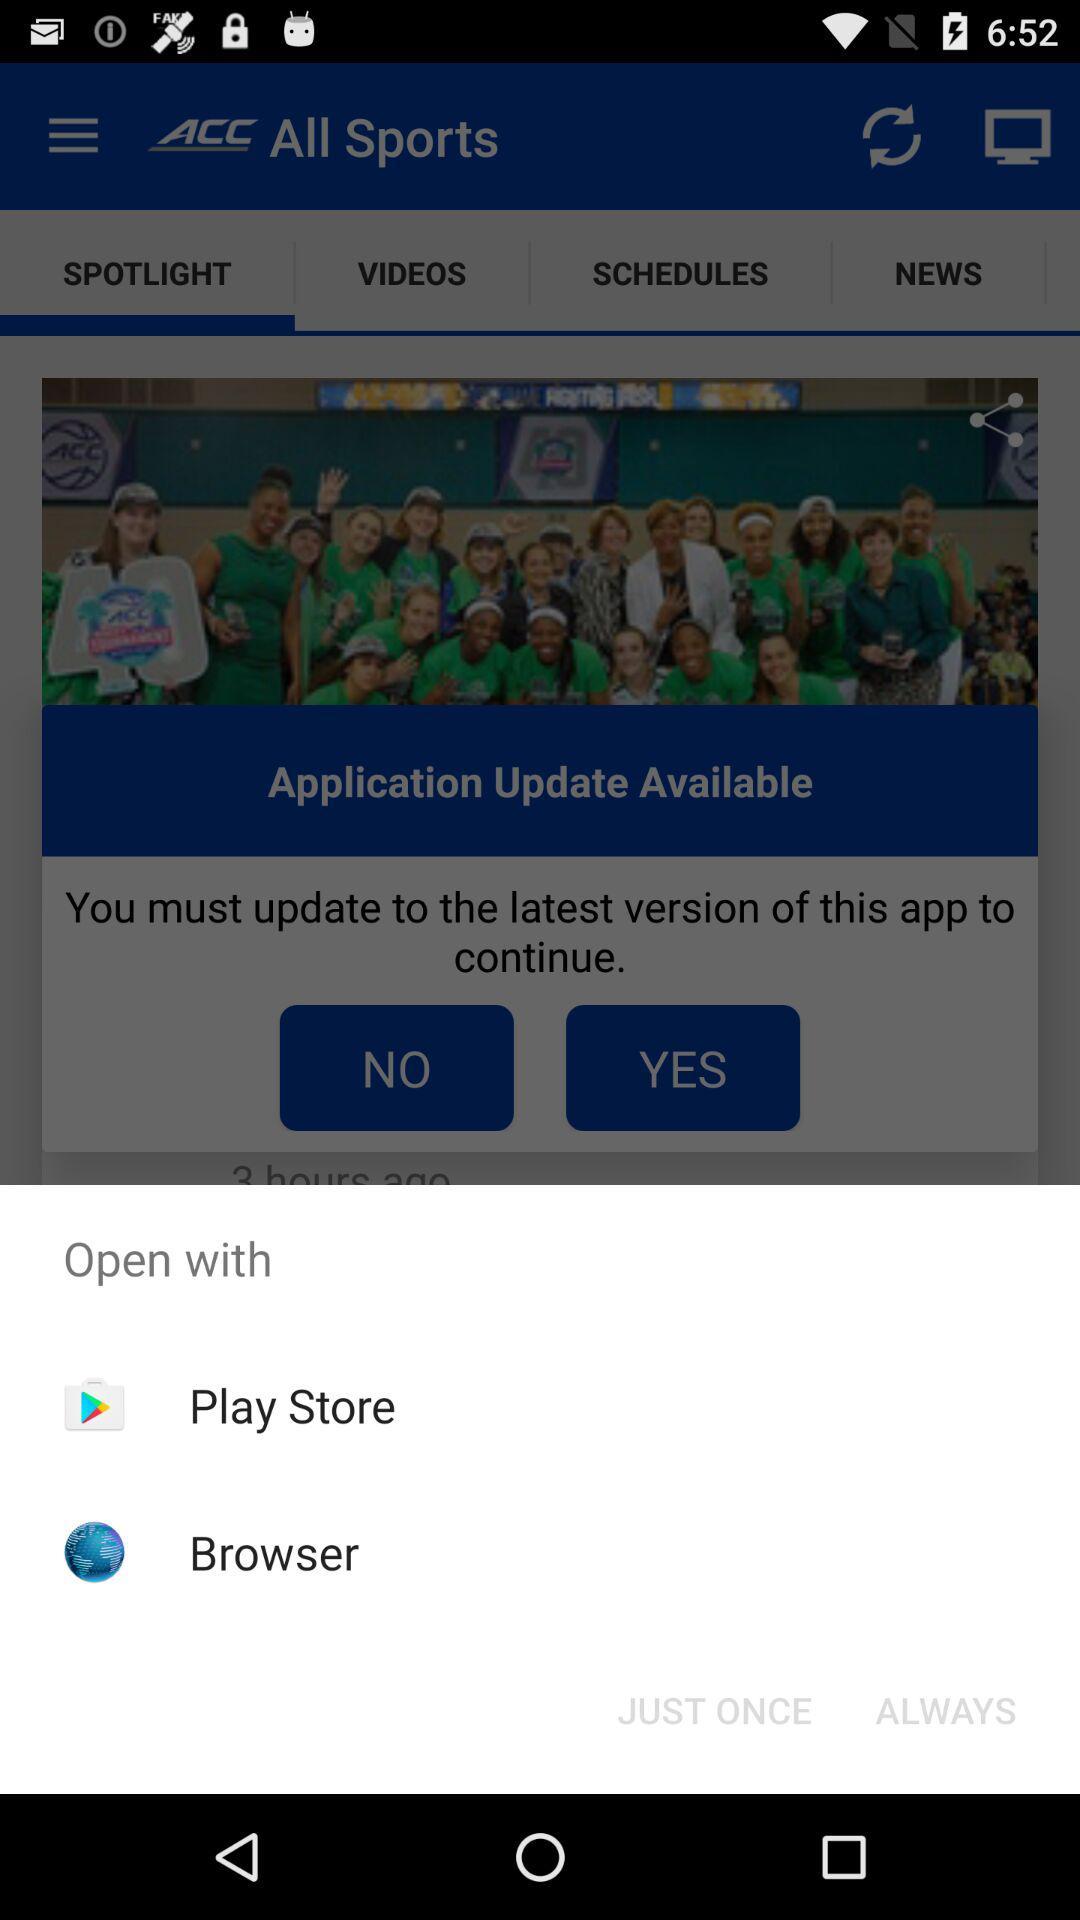 This screenshot has height=1920, width=1080. What do you see at coordinates (945, 1708) in the screenshot?
I see `the always icon` at bounding box center [945, 1708].